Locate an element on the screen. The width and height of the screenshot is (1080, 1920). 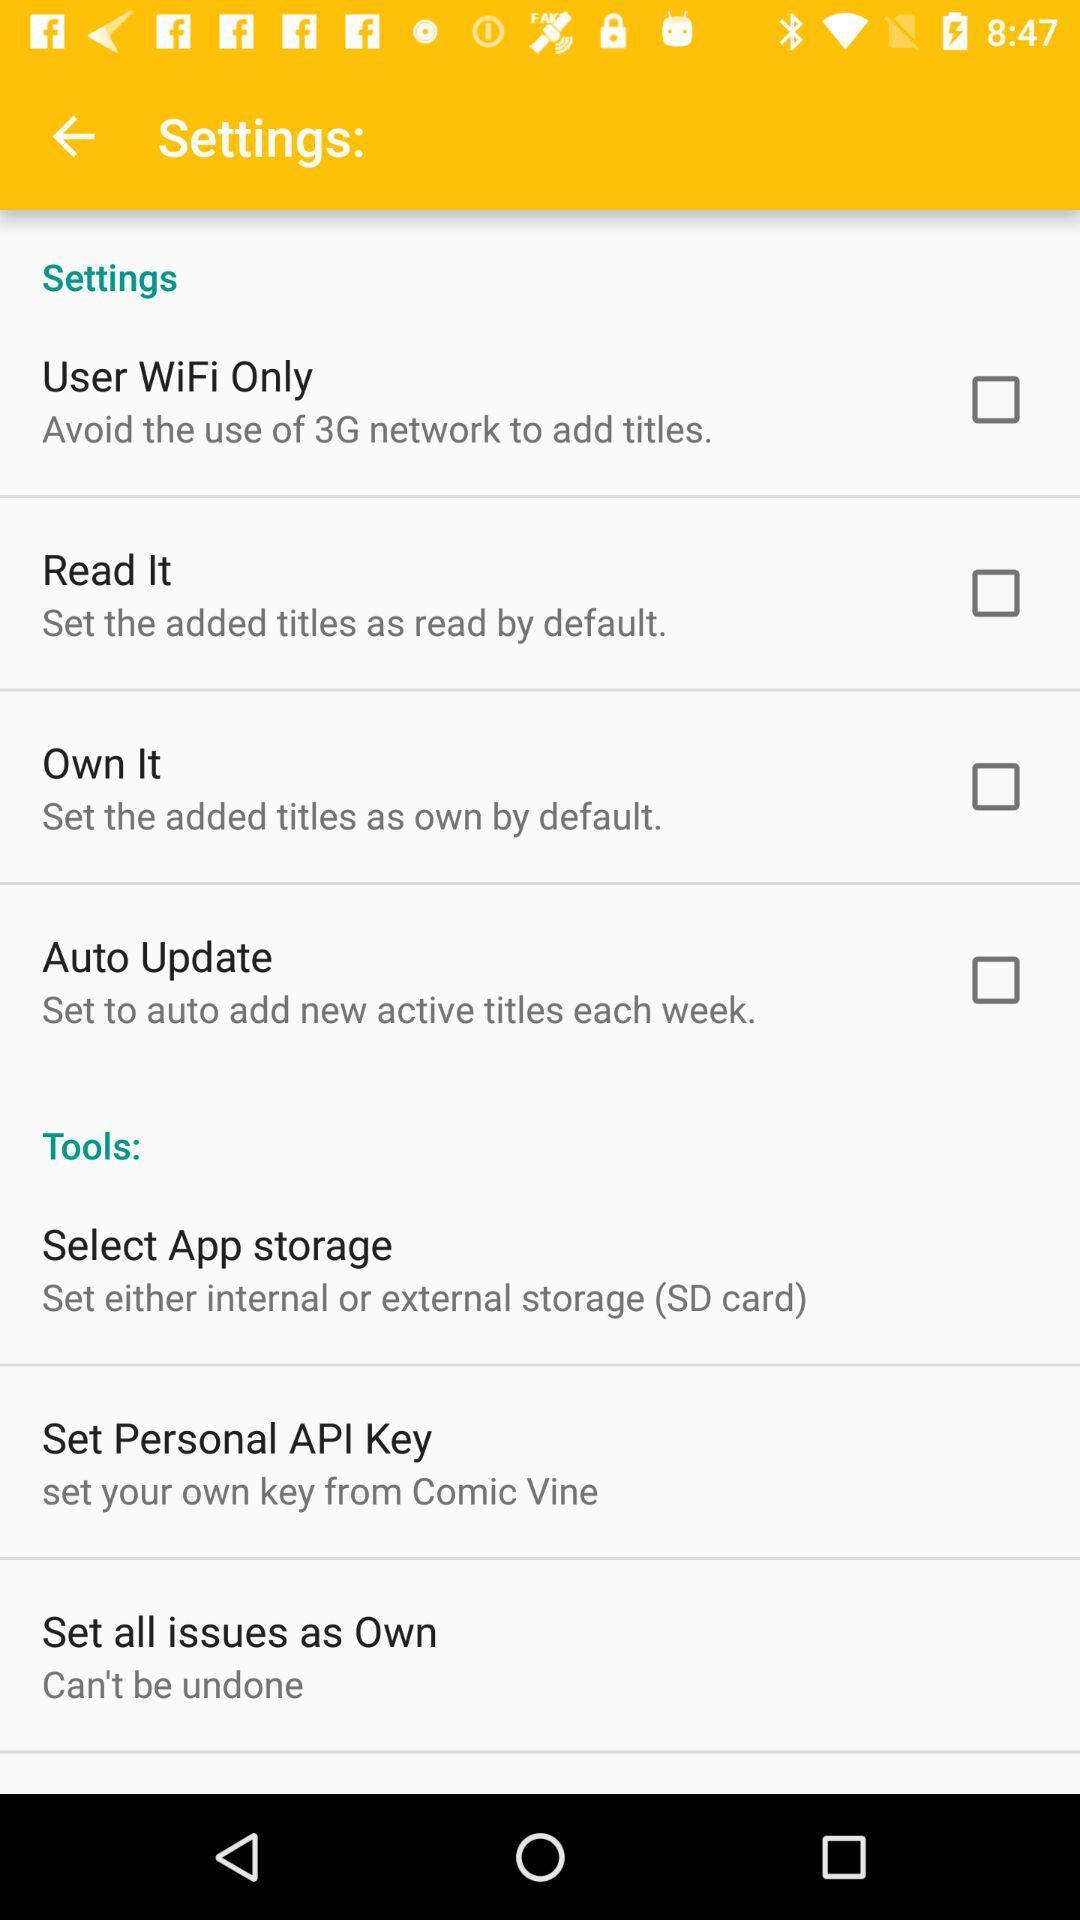
the tools: icon is located at coordinates (540, 1124).